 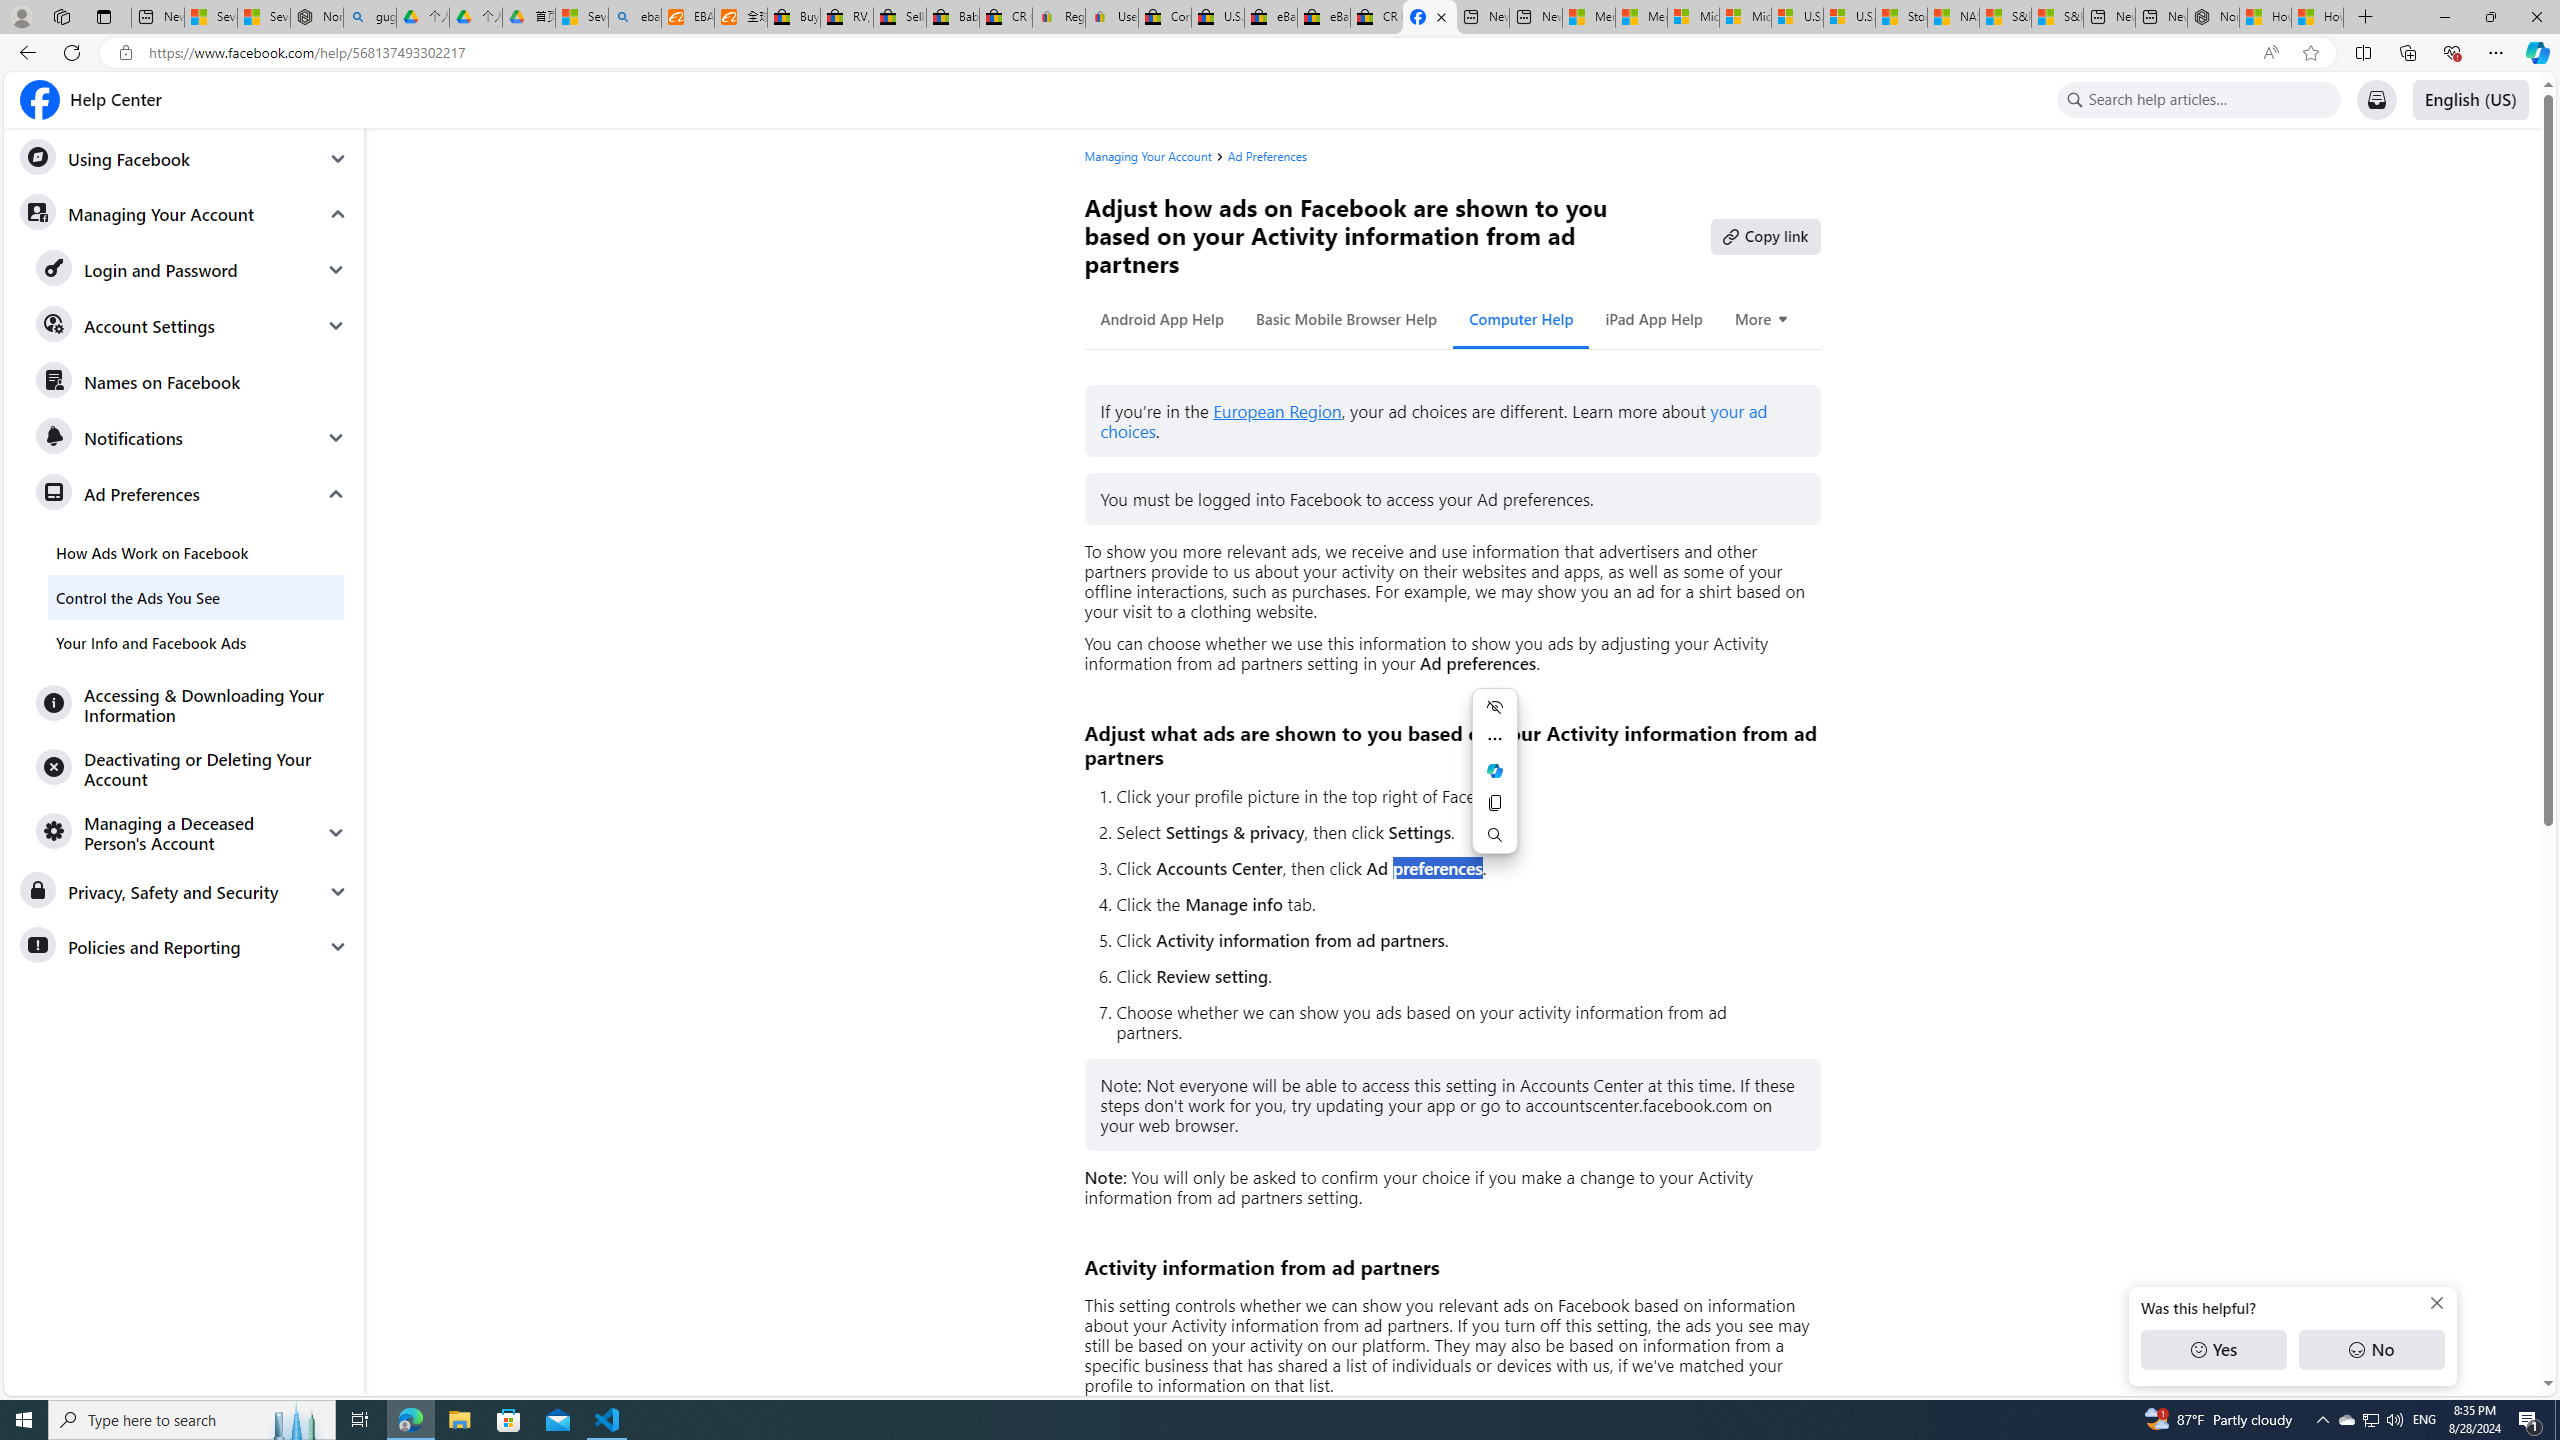 What do you see at coordinates (1495, 706) in the screenshot?
I see `'Hide menu'` at bounding box center [1495, 706].